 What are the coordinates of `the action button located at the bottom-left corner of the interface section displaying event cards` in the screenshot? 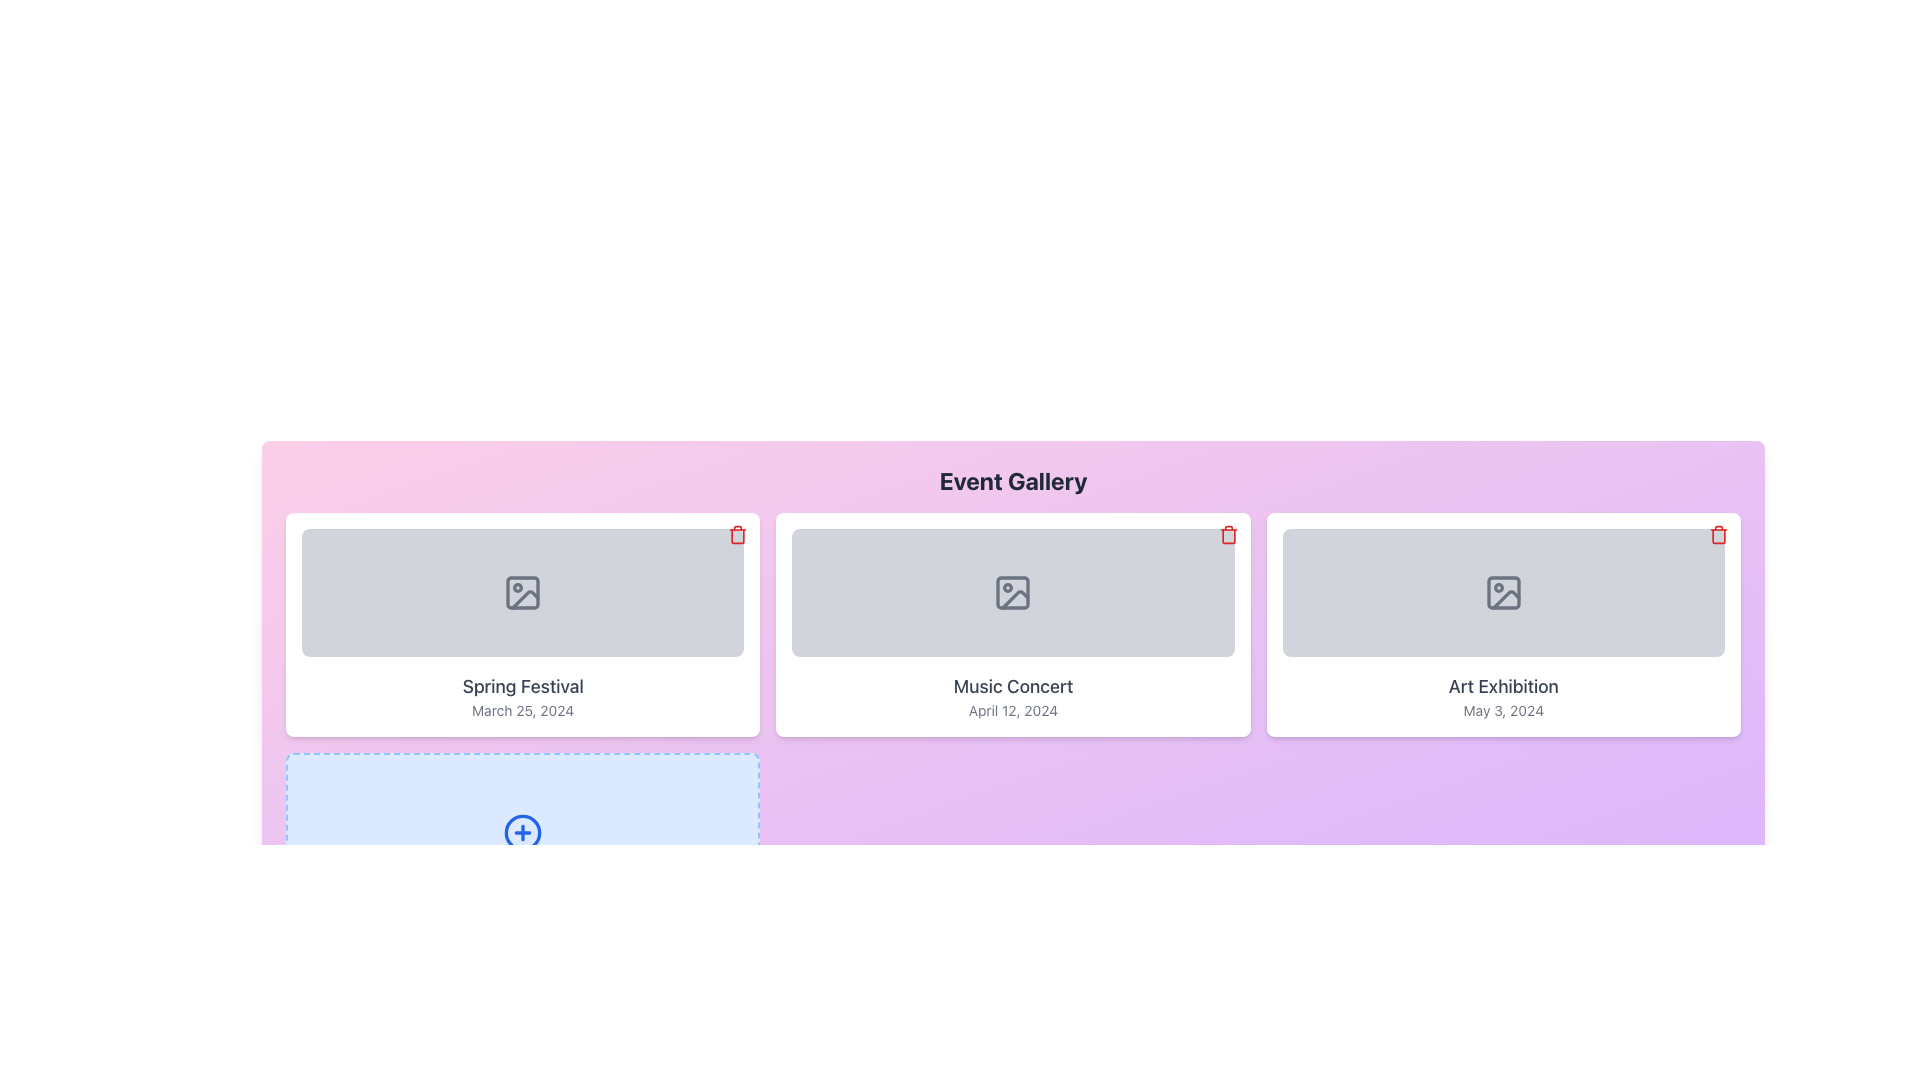 It's located at (523, 833).